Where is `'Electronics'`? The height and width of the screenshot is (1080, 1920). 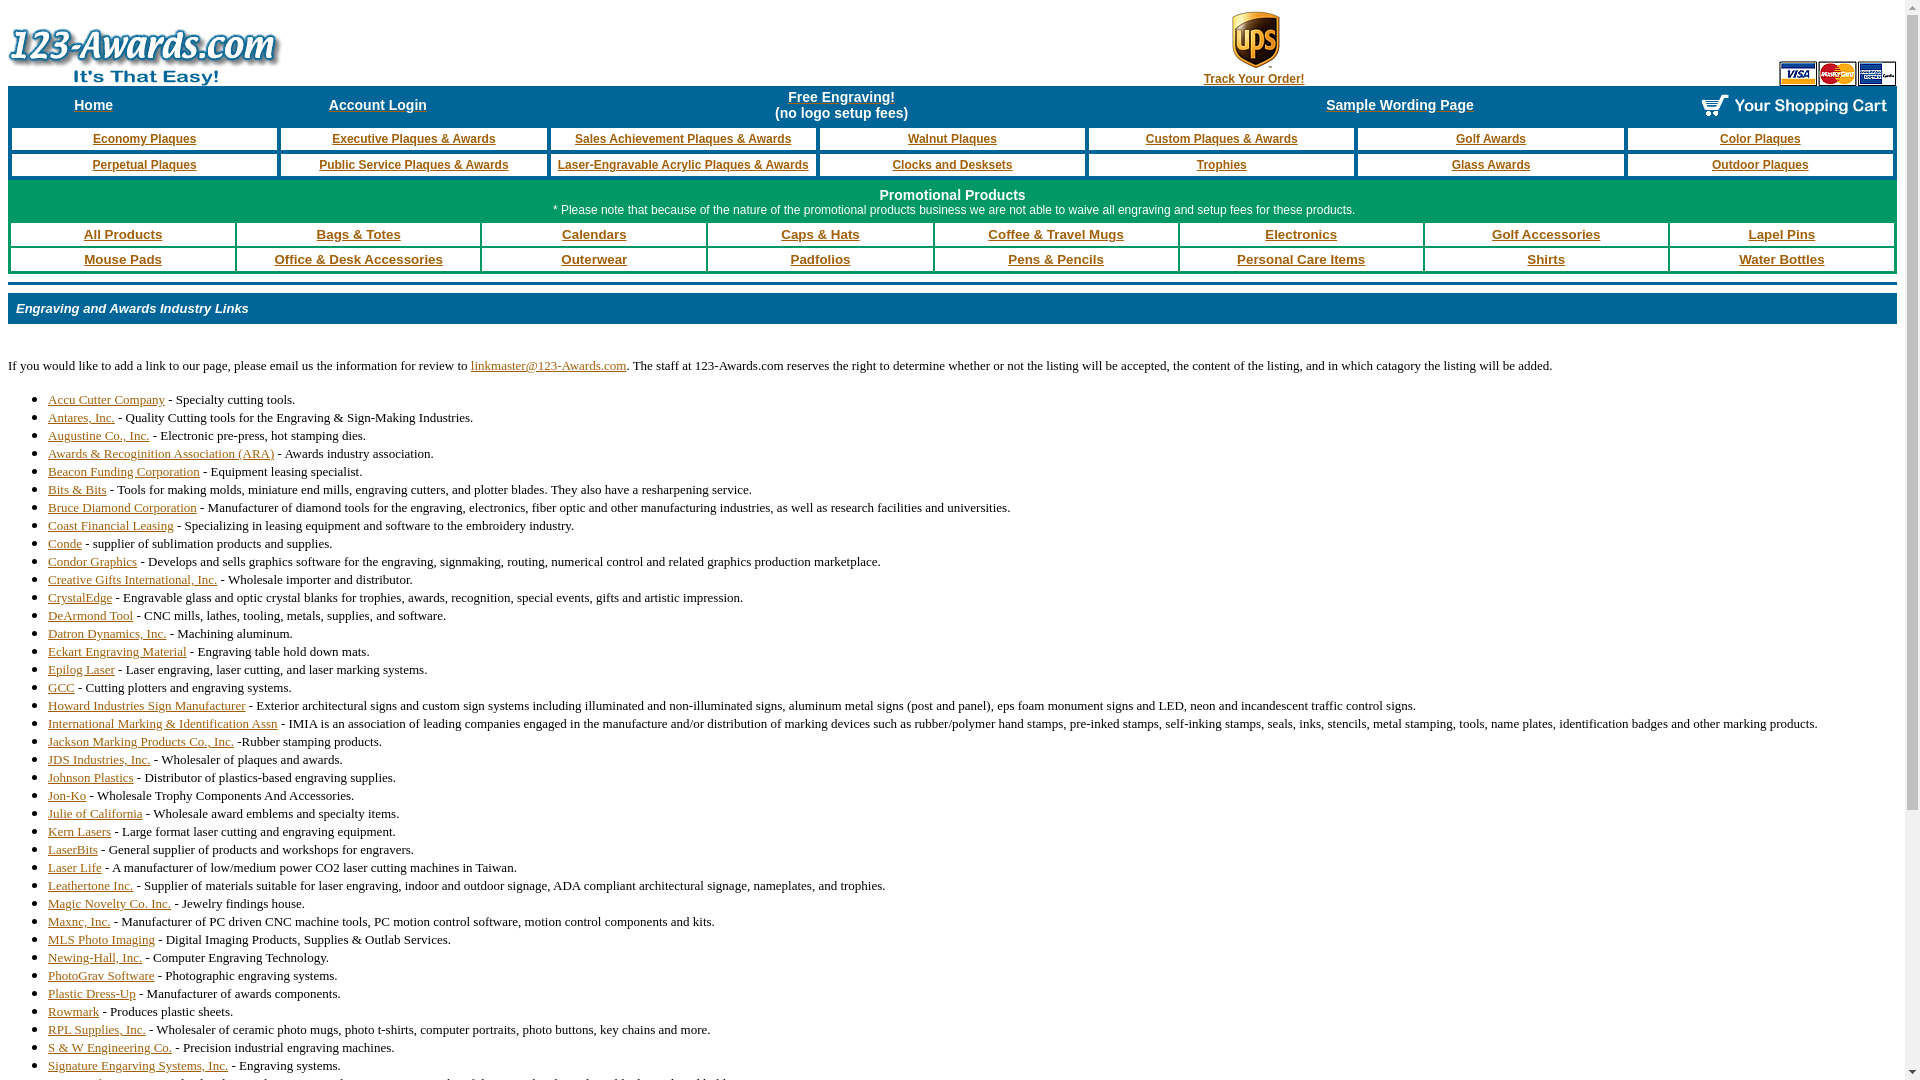 'Electronics' is located at coordinates (1300, 233).